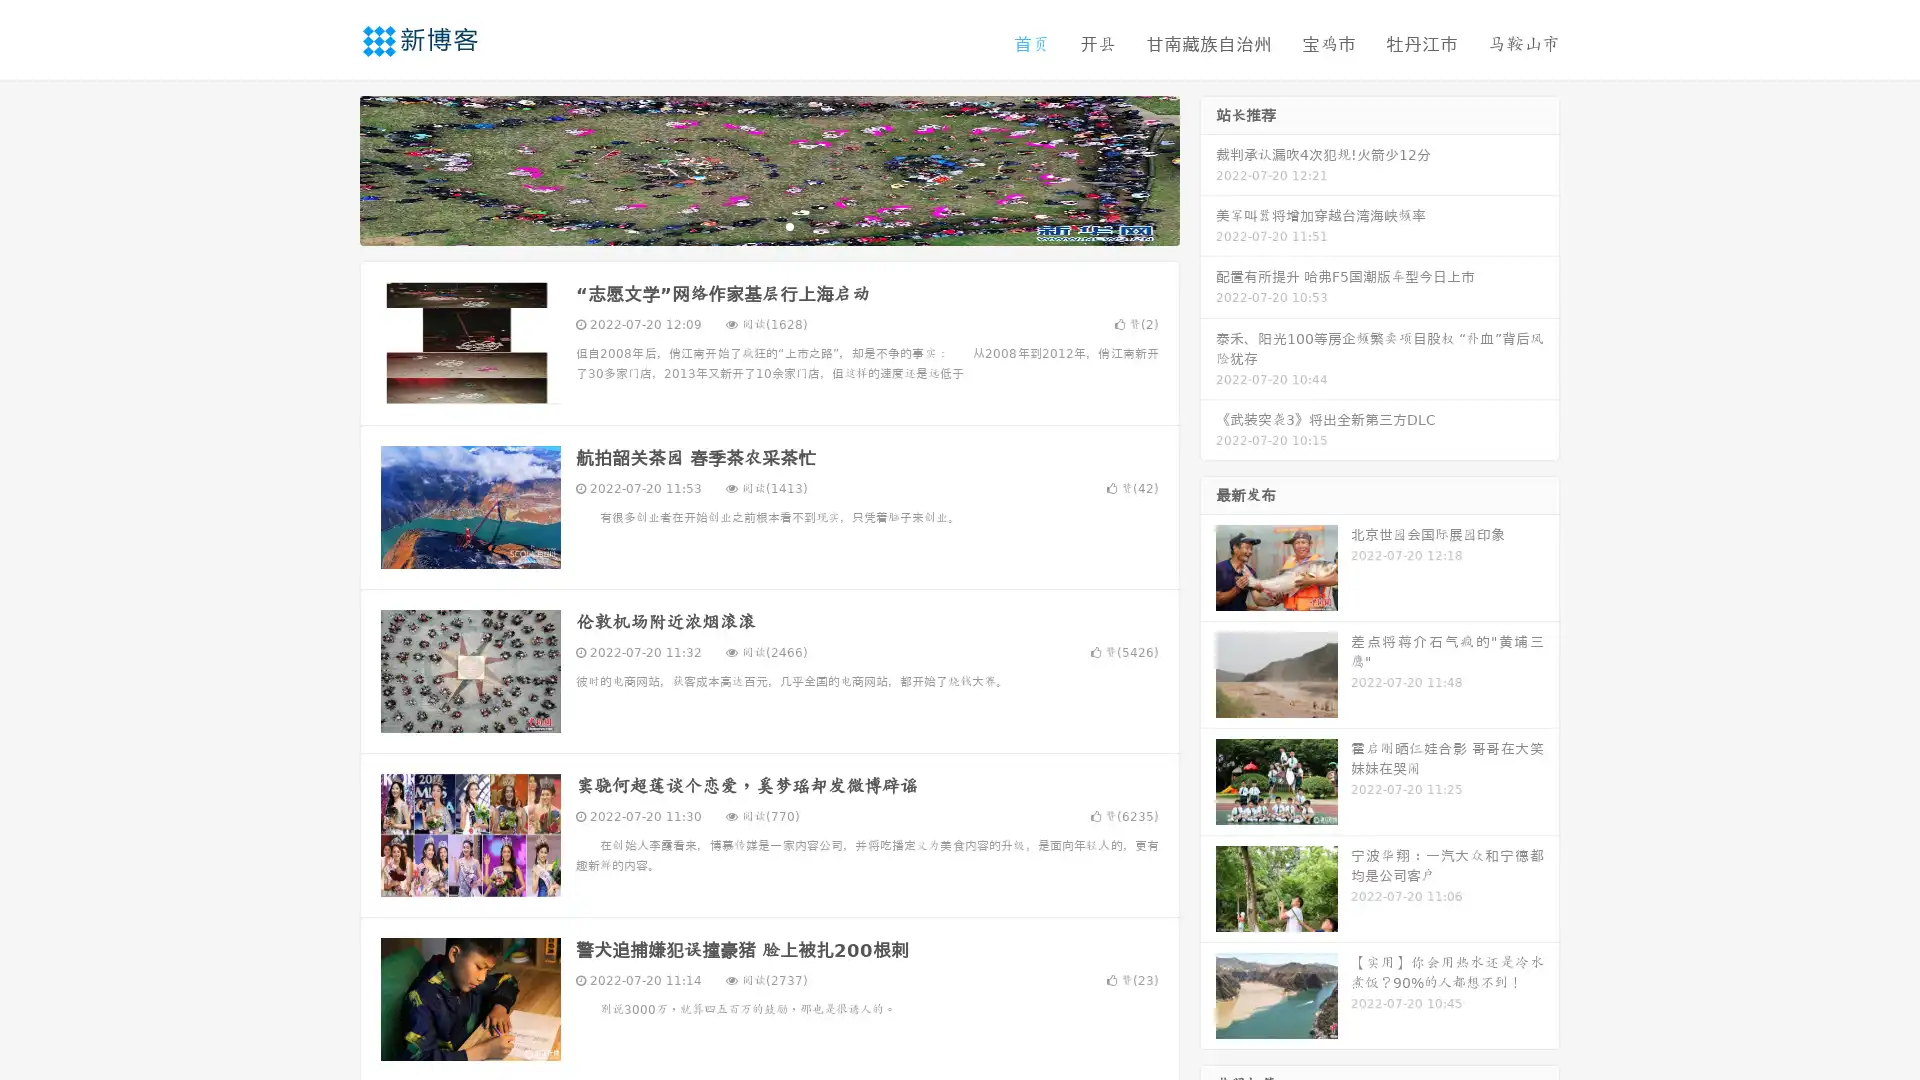 Image resolution: width=1920 pixels, height=1080 pixels. Describe the element at coordinates (330, 168) in the screenshot. I see `Previous slide` at that location.